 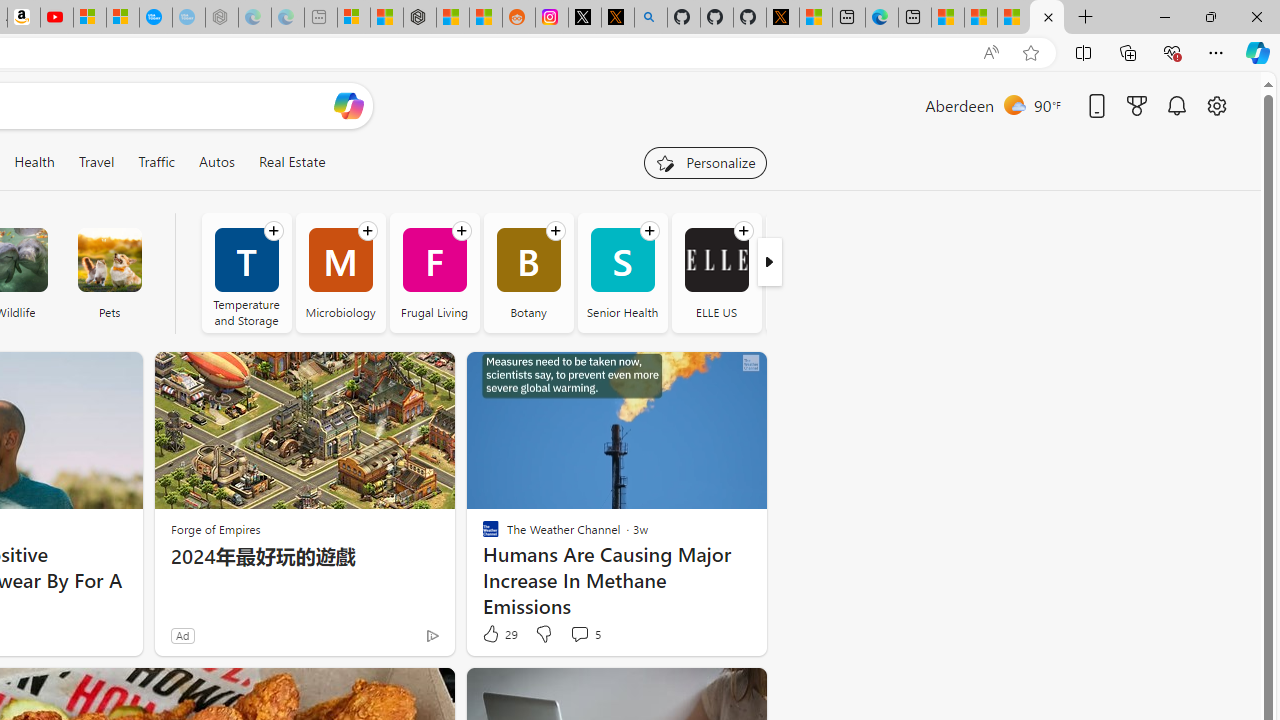 I want to click on 'Microbiology', so click(x=340, y=272).